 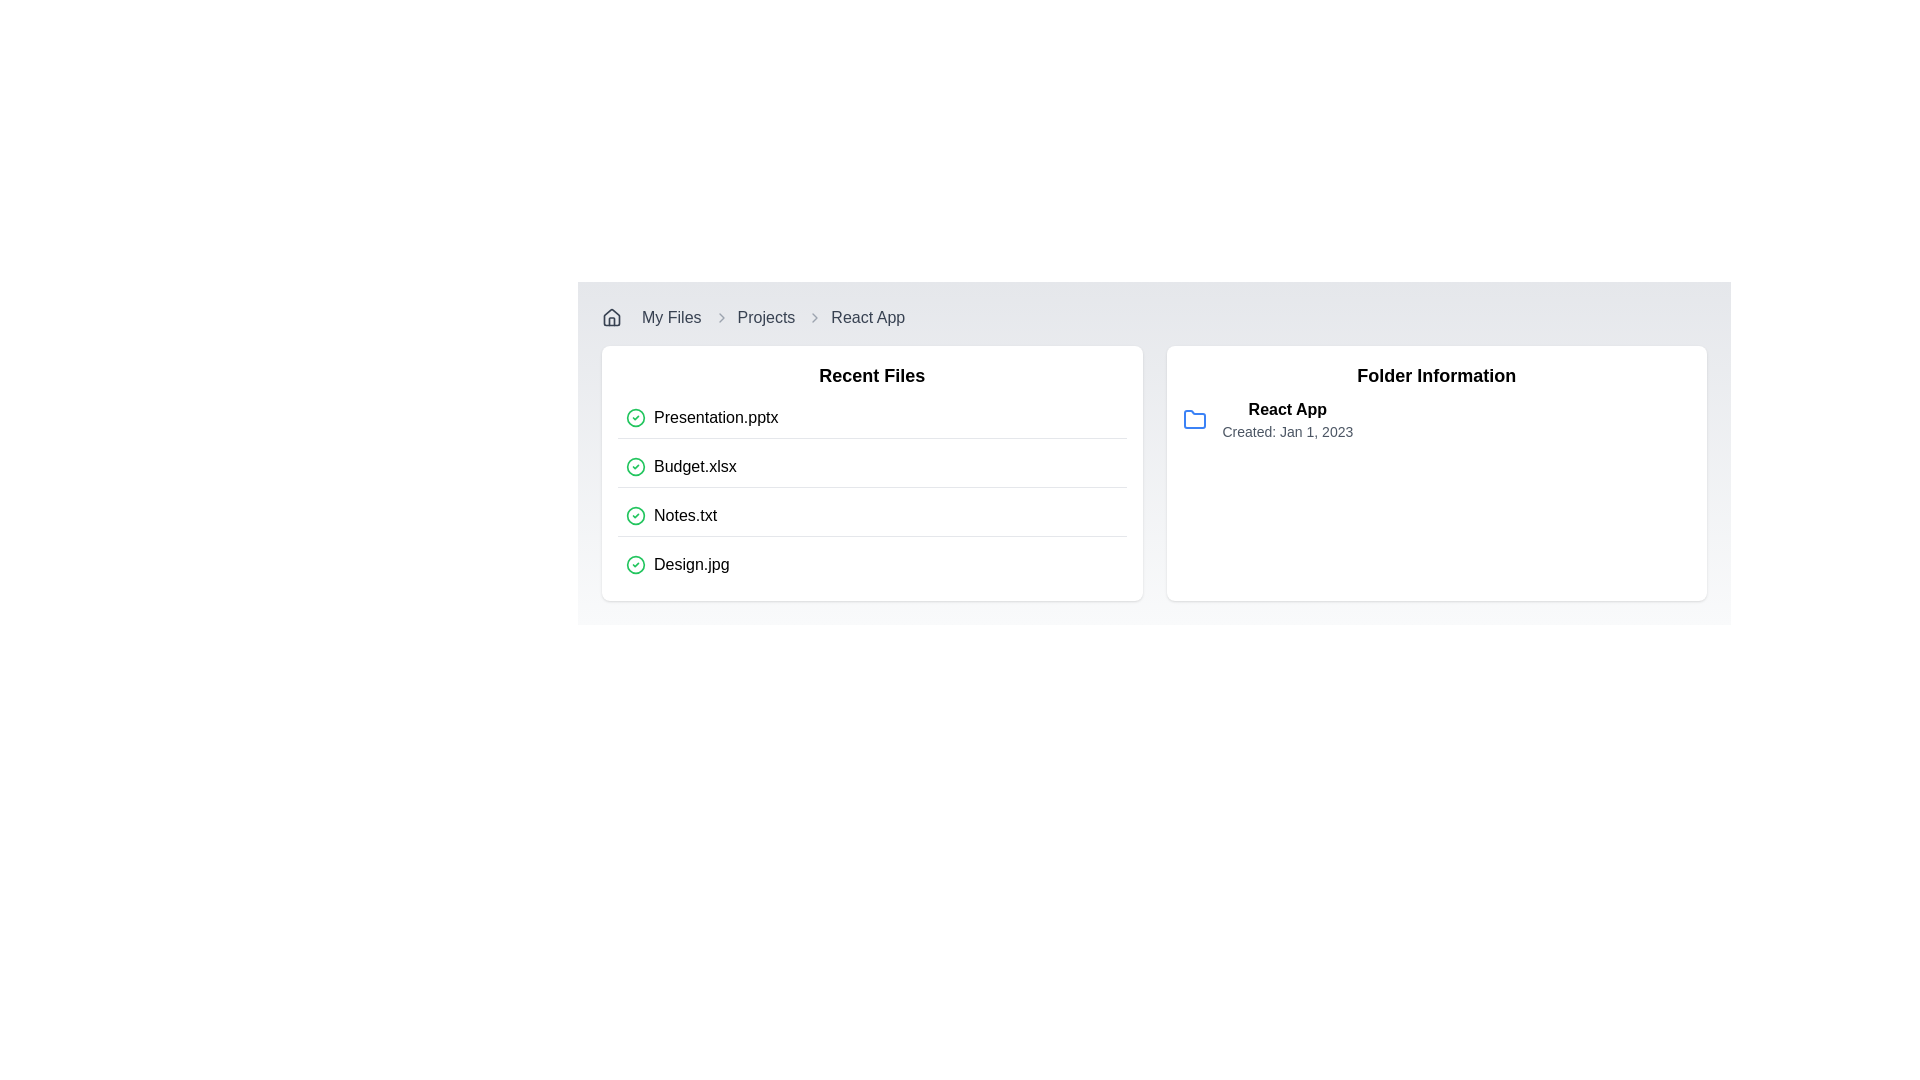 What do you see at coordinates (872, 564) in the screenshot?
I see `the last file entry in the 'Recent Files' list, which is indicated by a green checkmark` at bounding box center [872, 564].